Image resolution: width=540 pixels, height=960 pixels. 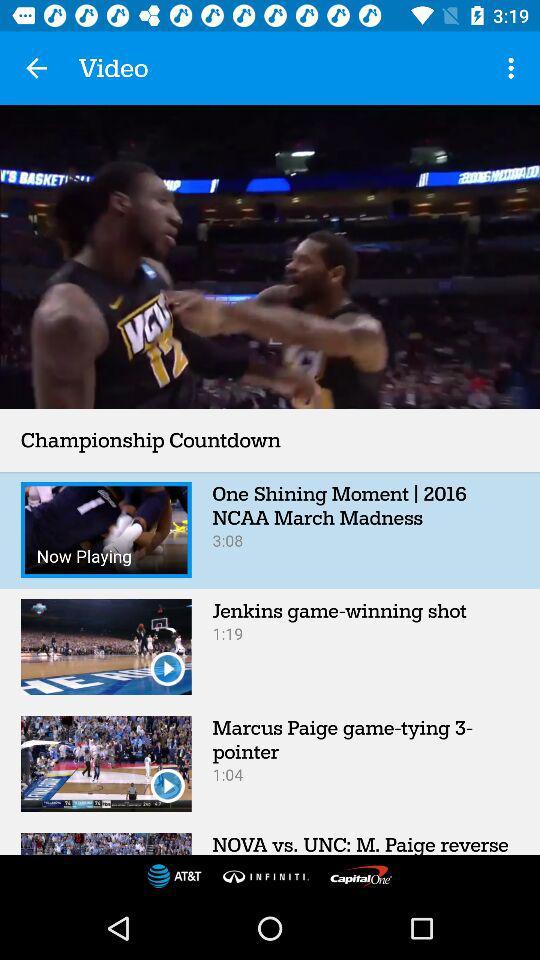 What do you see at coordinates (513, 68) in the screenshot?
I see `icon at the top right corner` at bounding box center [513, 68].